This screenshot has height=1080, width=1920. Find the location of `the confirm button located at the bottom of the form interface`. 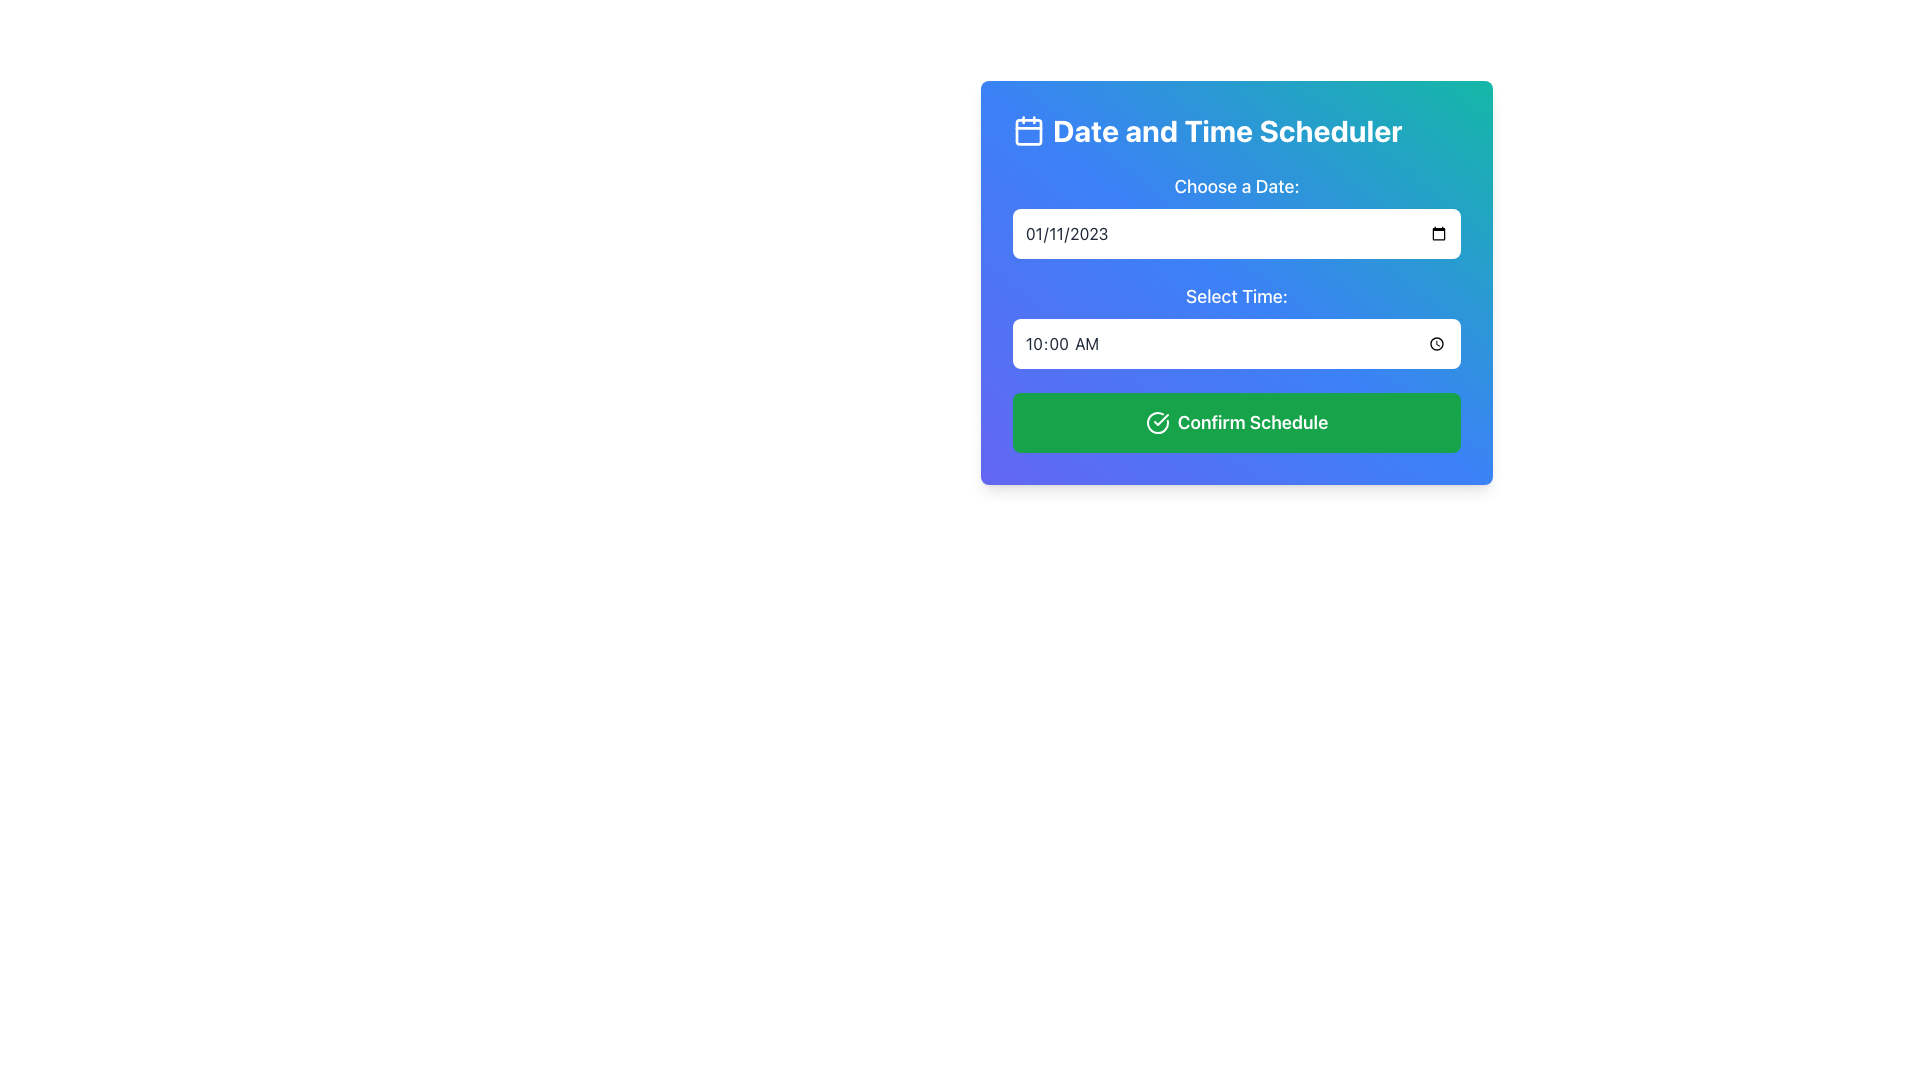

the confirm button located at the bottom of the form interface is located at coordinates (1236, 422).